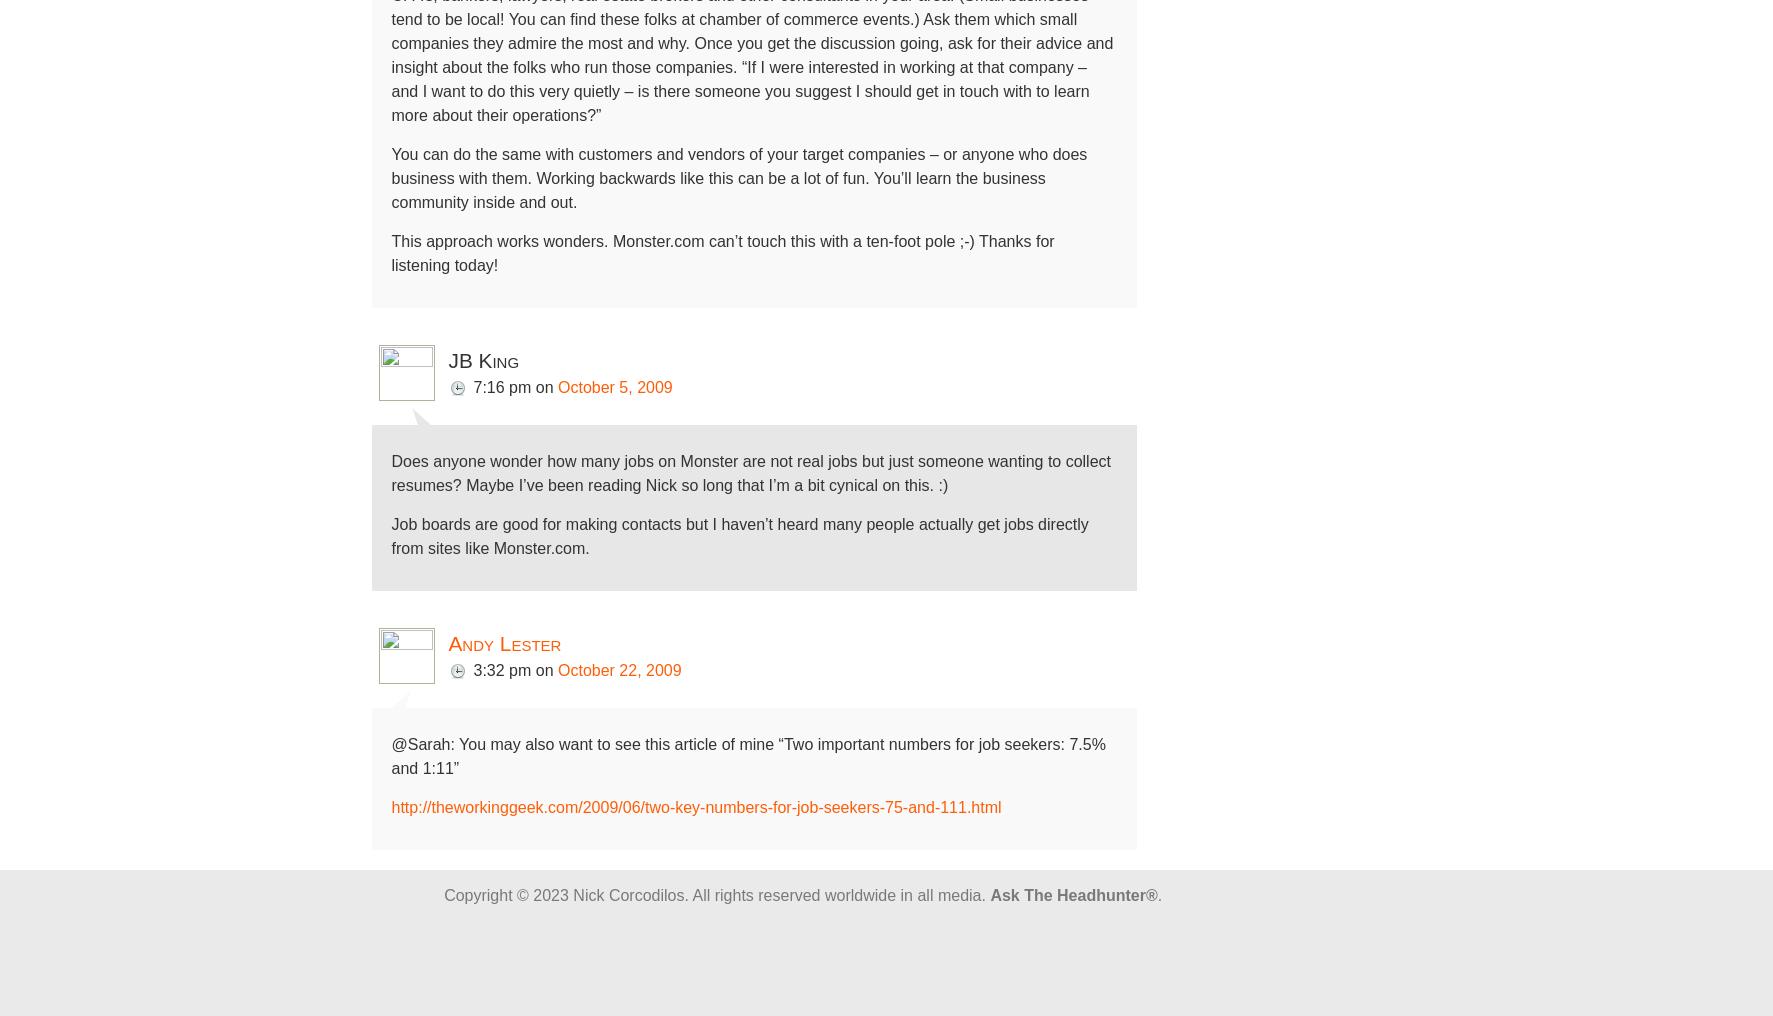  I want to click on 'October 22, 2009', so click(618, 669).